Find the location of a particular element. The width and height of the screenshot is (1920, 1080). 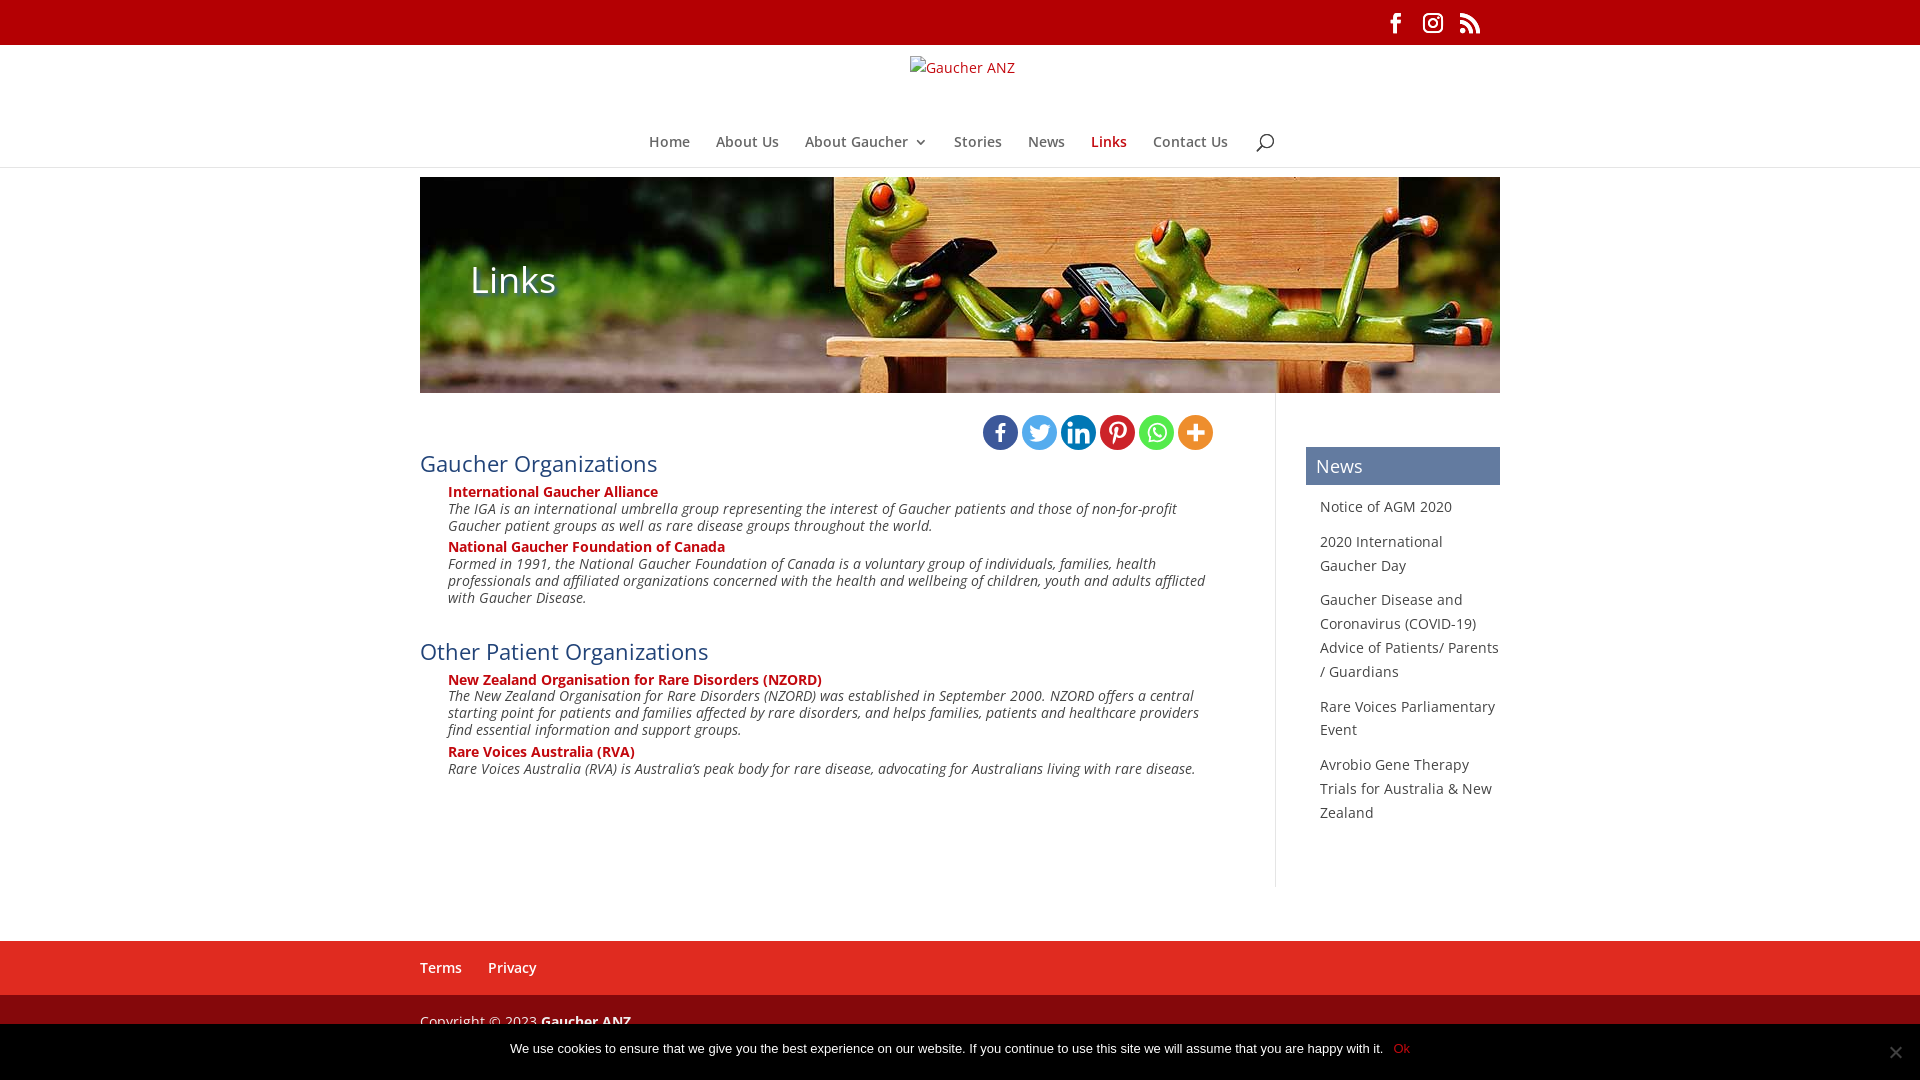

'Rare Voices Parliamentary Event' is located at coordinates (1406, 717).